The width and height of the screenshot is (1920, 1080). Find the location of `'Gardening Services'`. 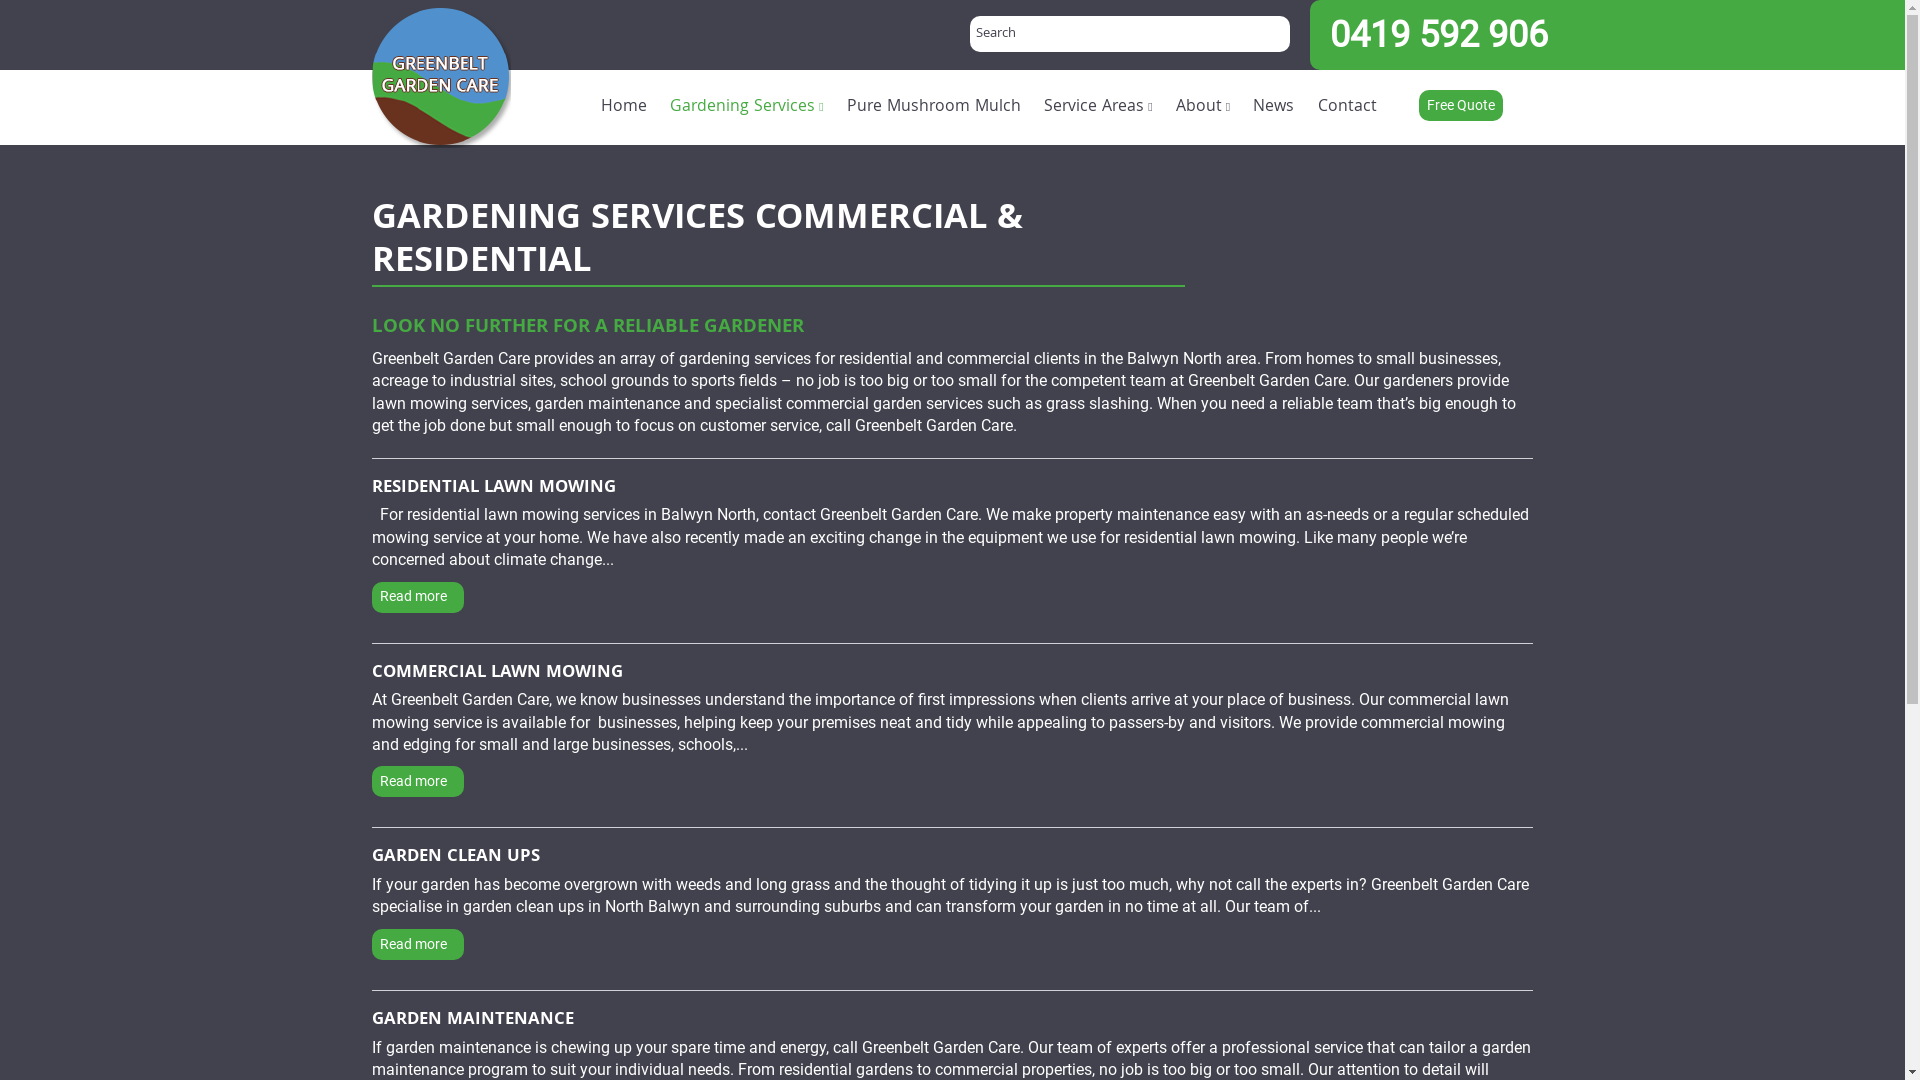

'Gardening Services' is located at coordinates (746, 107).